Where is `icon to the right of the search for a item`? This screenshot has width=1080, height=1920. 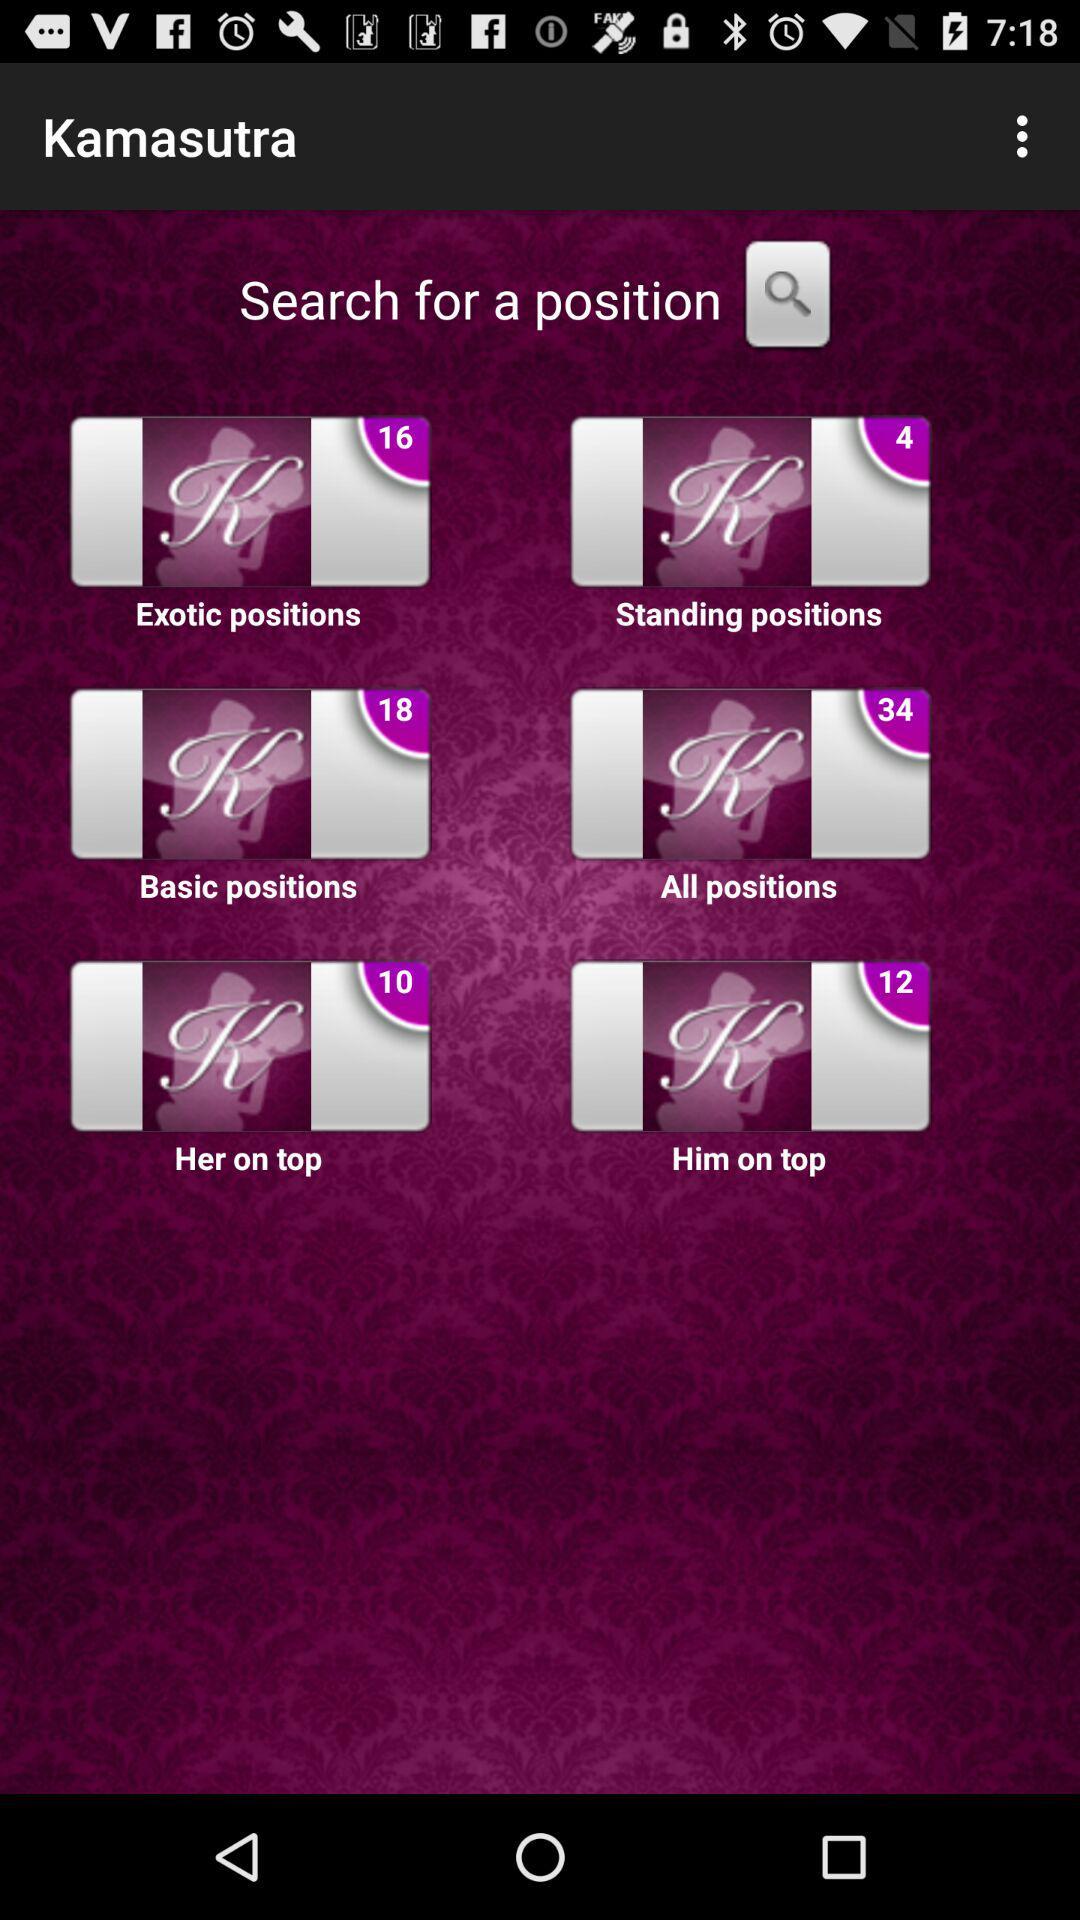
icon to the right of the search for a item is located at coordinates (786, 298).